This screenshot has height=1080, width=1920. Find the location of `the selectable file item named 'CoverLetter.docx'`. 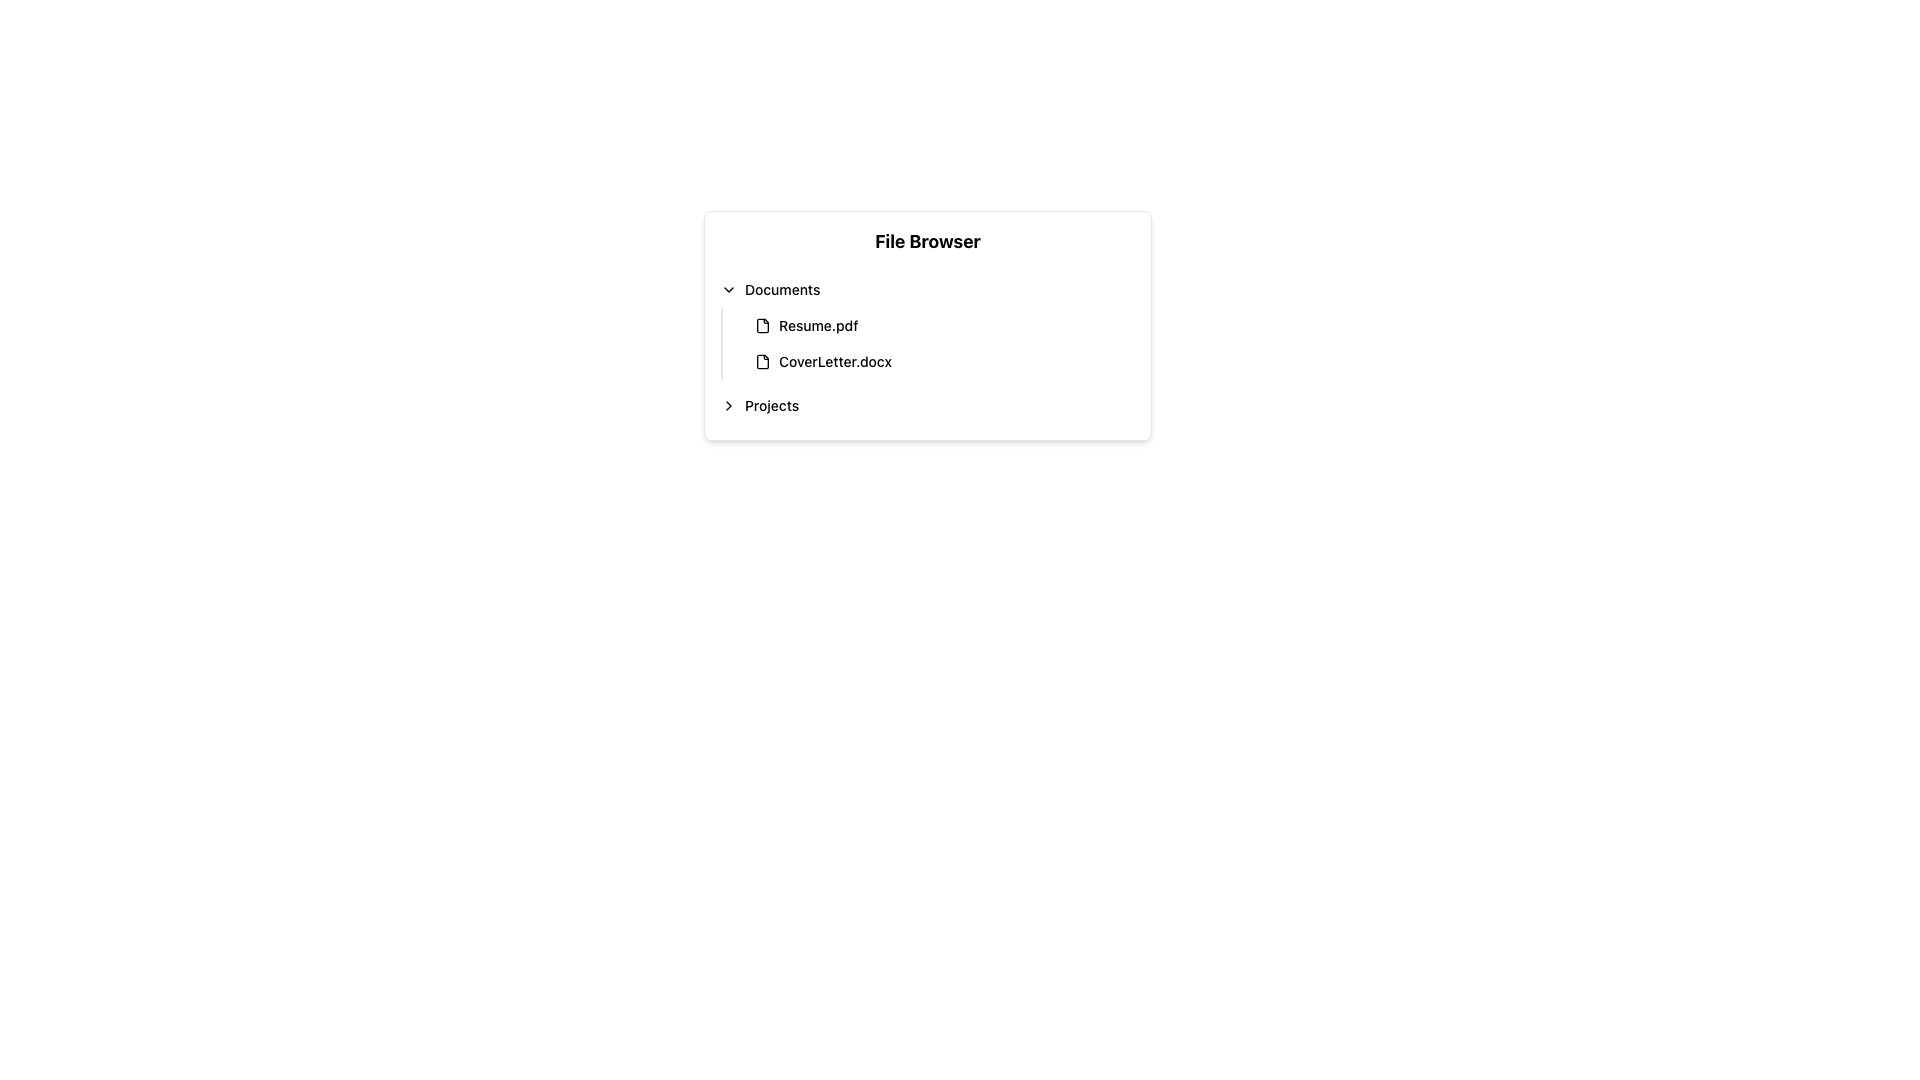

the selectable file item named 'CoverLetter.docx' is located at coordinates (935, 362).